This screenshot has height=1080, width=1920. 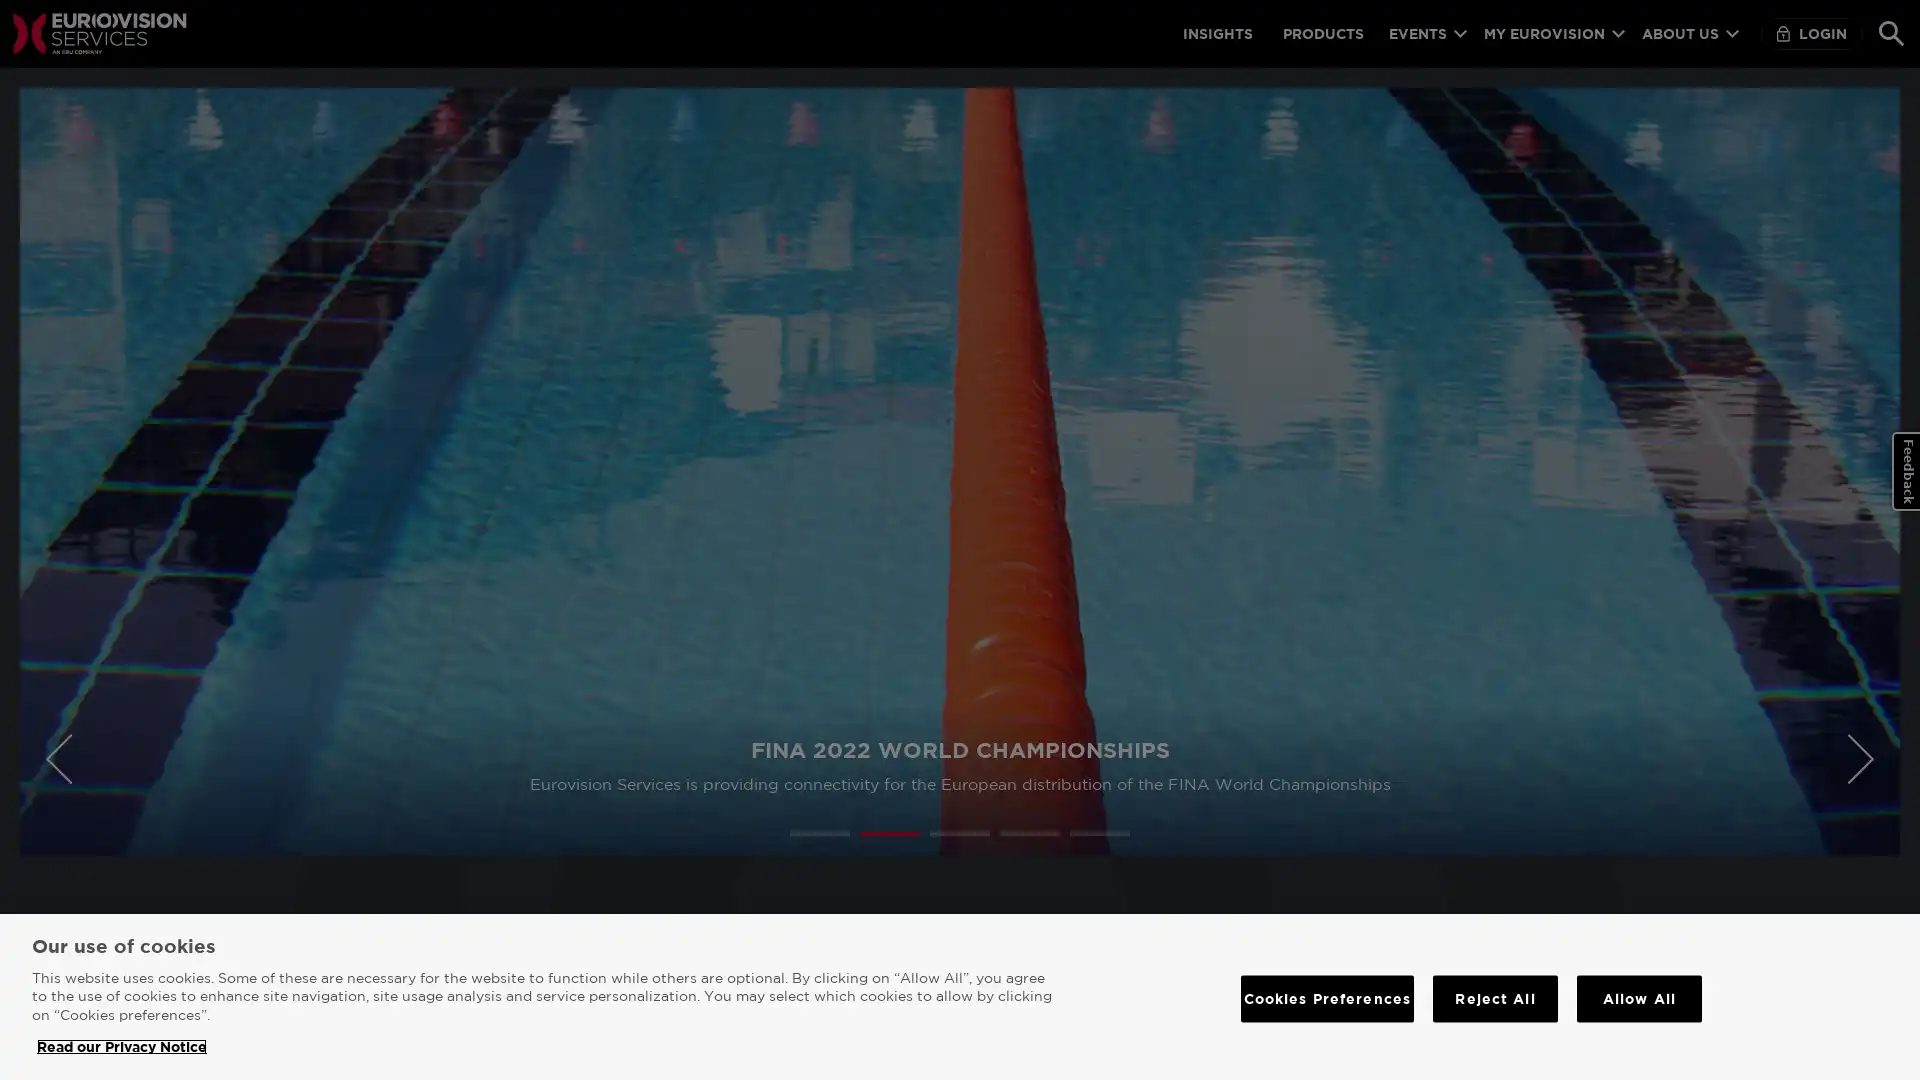 I want to click on Carousel Page 4 (Current Slide), so click(x=1030, y=833).